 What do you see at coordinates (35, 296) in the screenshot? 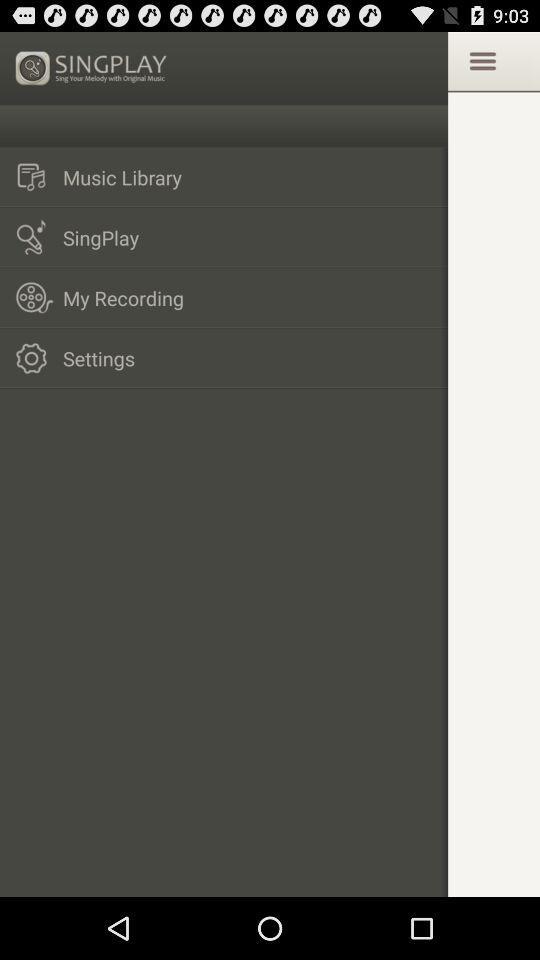
I see `the icon which is before my recording` at bounding box center [35, 296].